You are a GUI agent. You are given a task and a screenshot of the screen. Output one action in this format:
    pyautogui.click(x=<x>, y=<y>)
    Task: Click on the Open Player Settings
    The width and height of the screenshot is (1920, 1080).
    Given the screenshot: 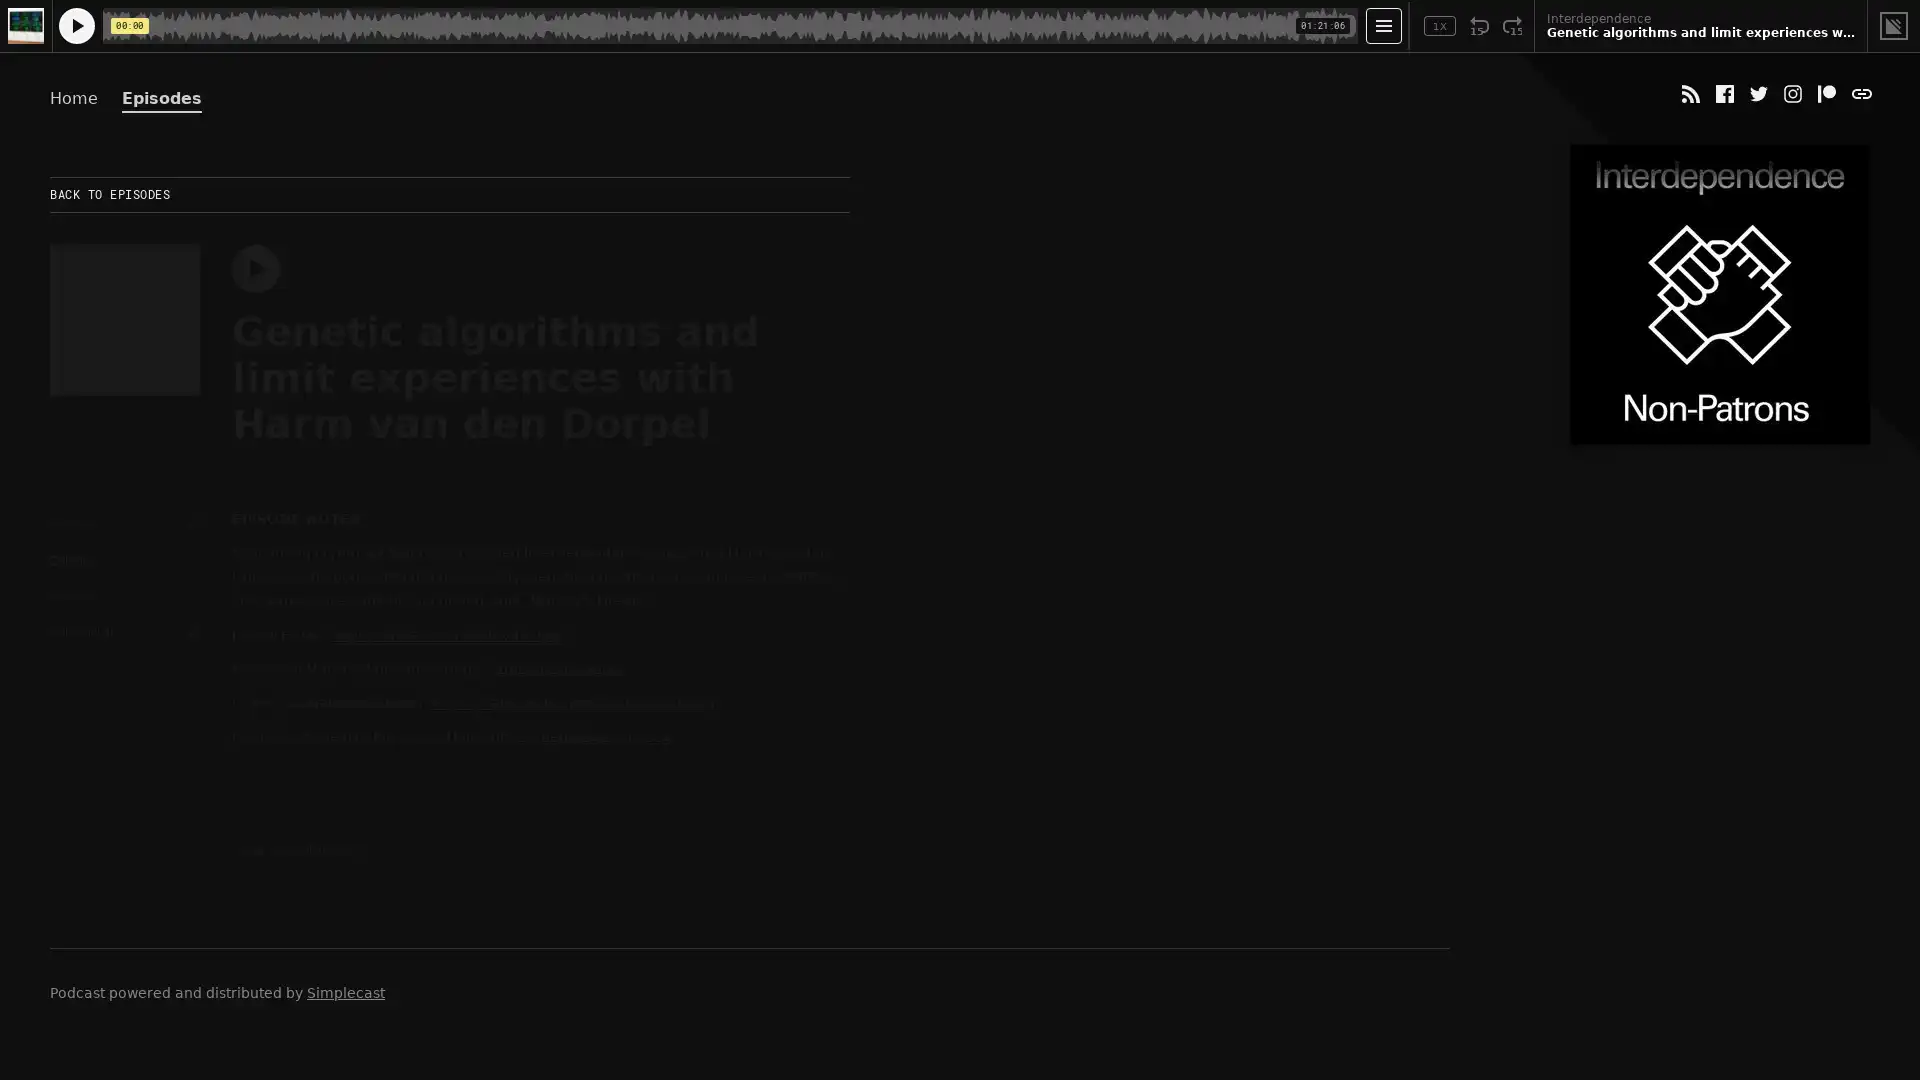 What is the action you would take?
    pyautogui.click(x=1382, y=26)
    